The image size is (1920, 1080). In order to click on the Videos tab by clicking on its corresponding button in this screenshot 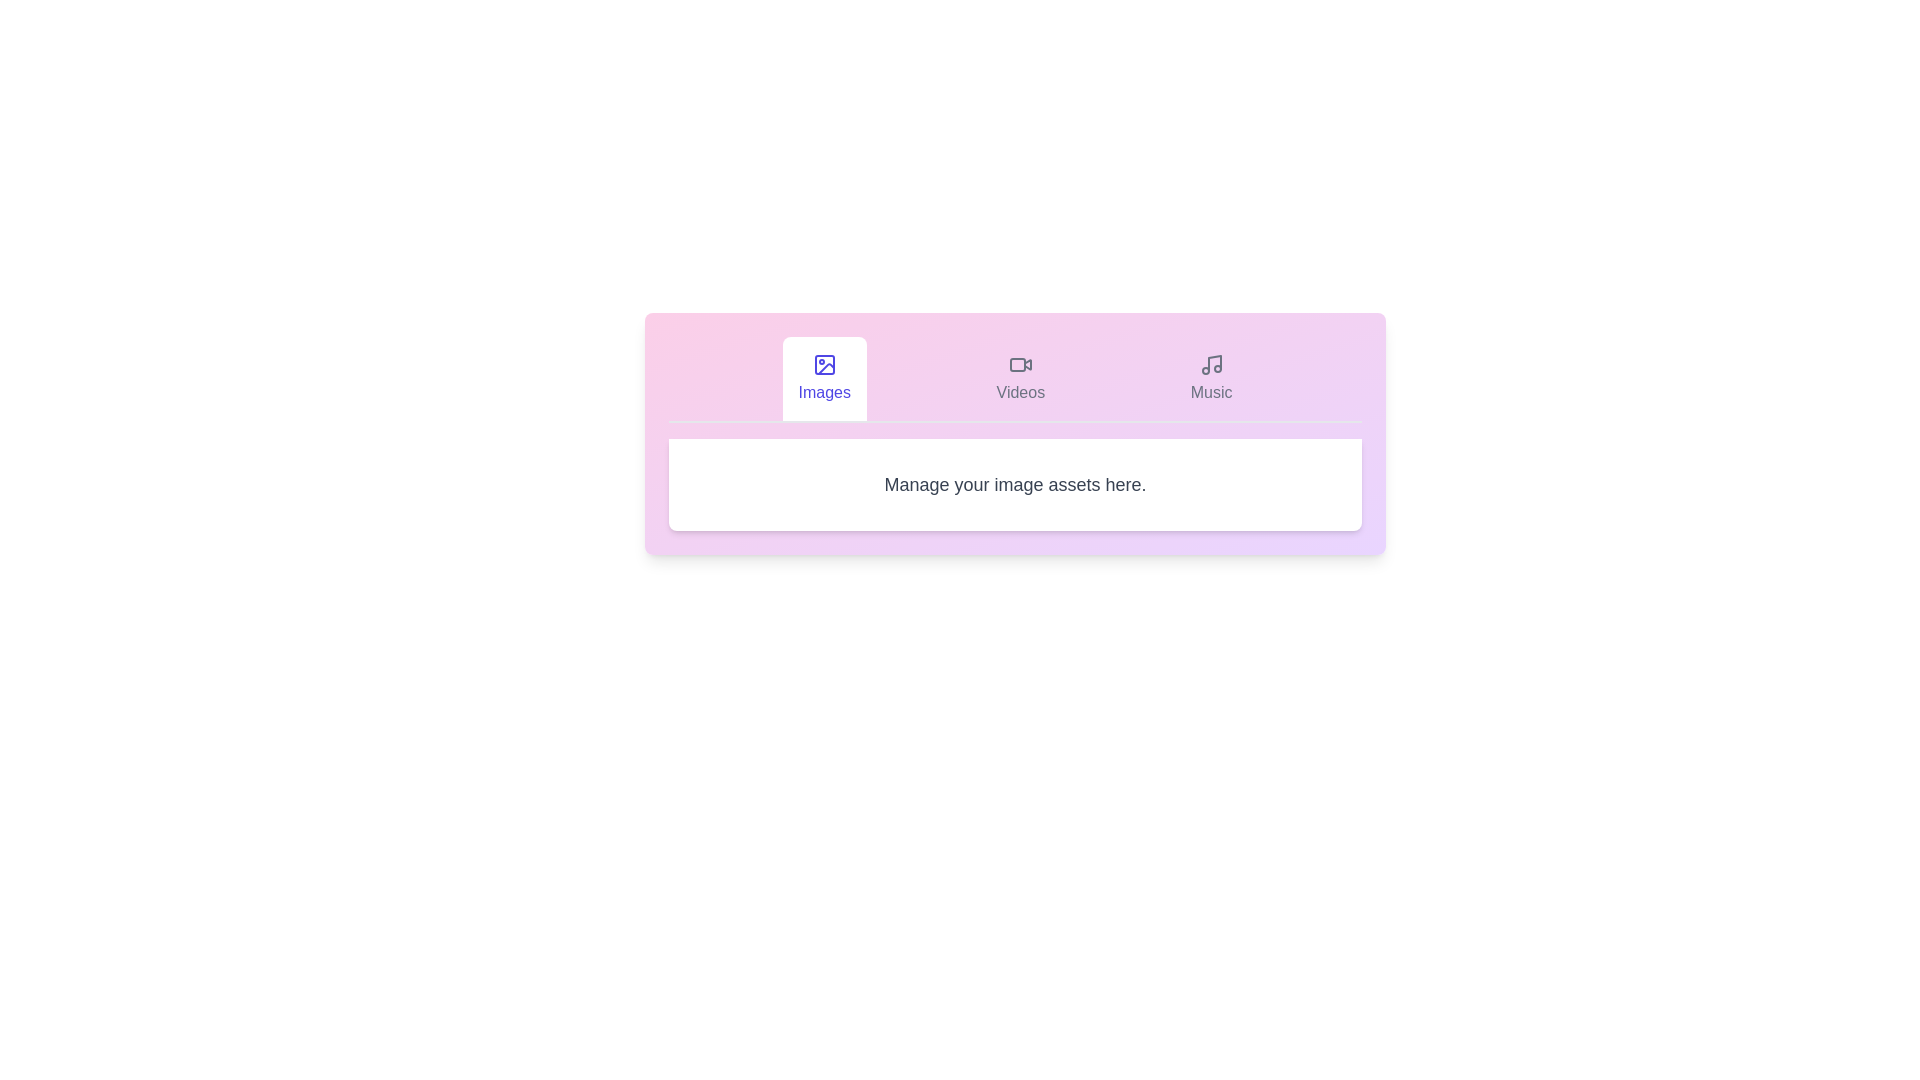, I will do `click(1020, 378)`.